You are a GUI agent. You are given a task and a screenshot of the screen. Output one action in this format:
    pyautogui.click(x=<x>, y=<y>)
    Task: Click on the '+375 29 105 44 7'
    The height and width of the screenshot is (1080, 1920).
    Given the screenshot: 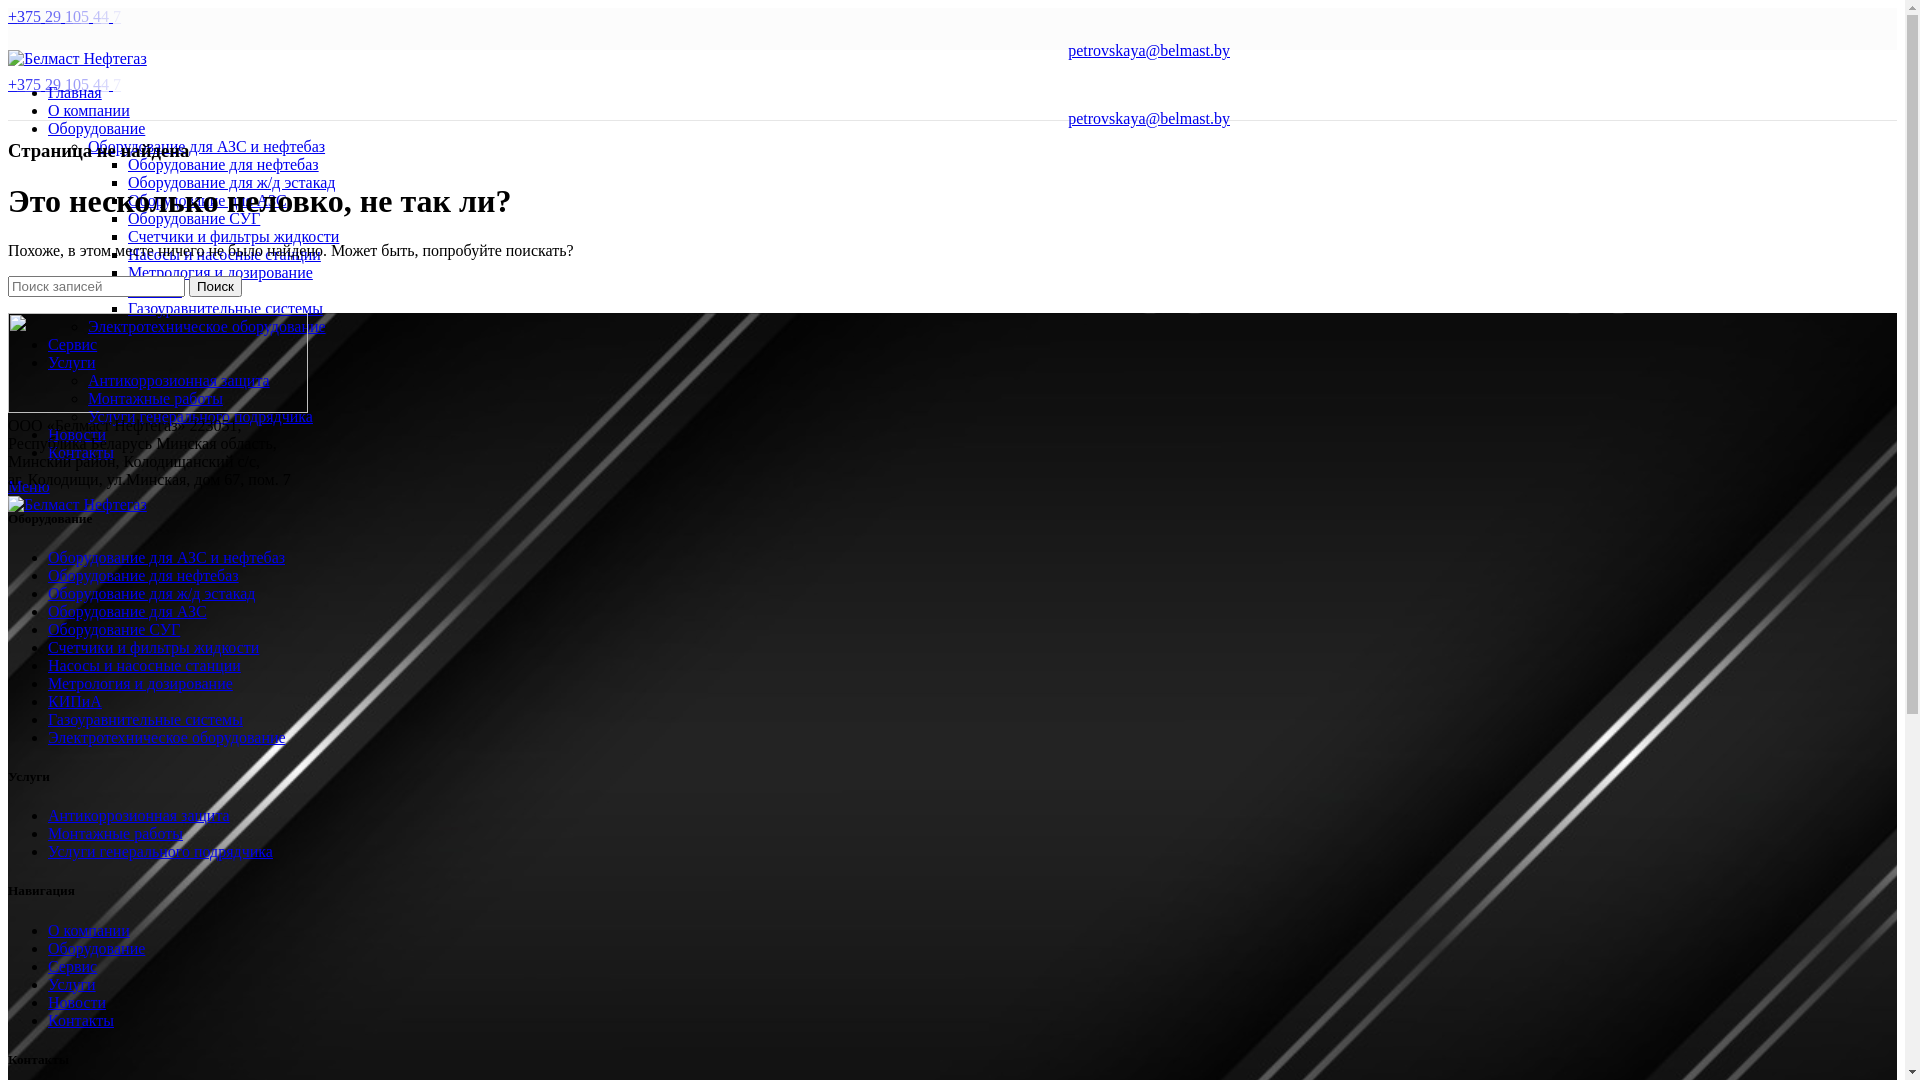 What is the action you would take?
    pyautogui.click(x=8, y=16)
    